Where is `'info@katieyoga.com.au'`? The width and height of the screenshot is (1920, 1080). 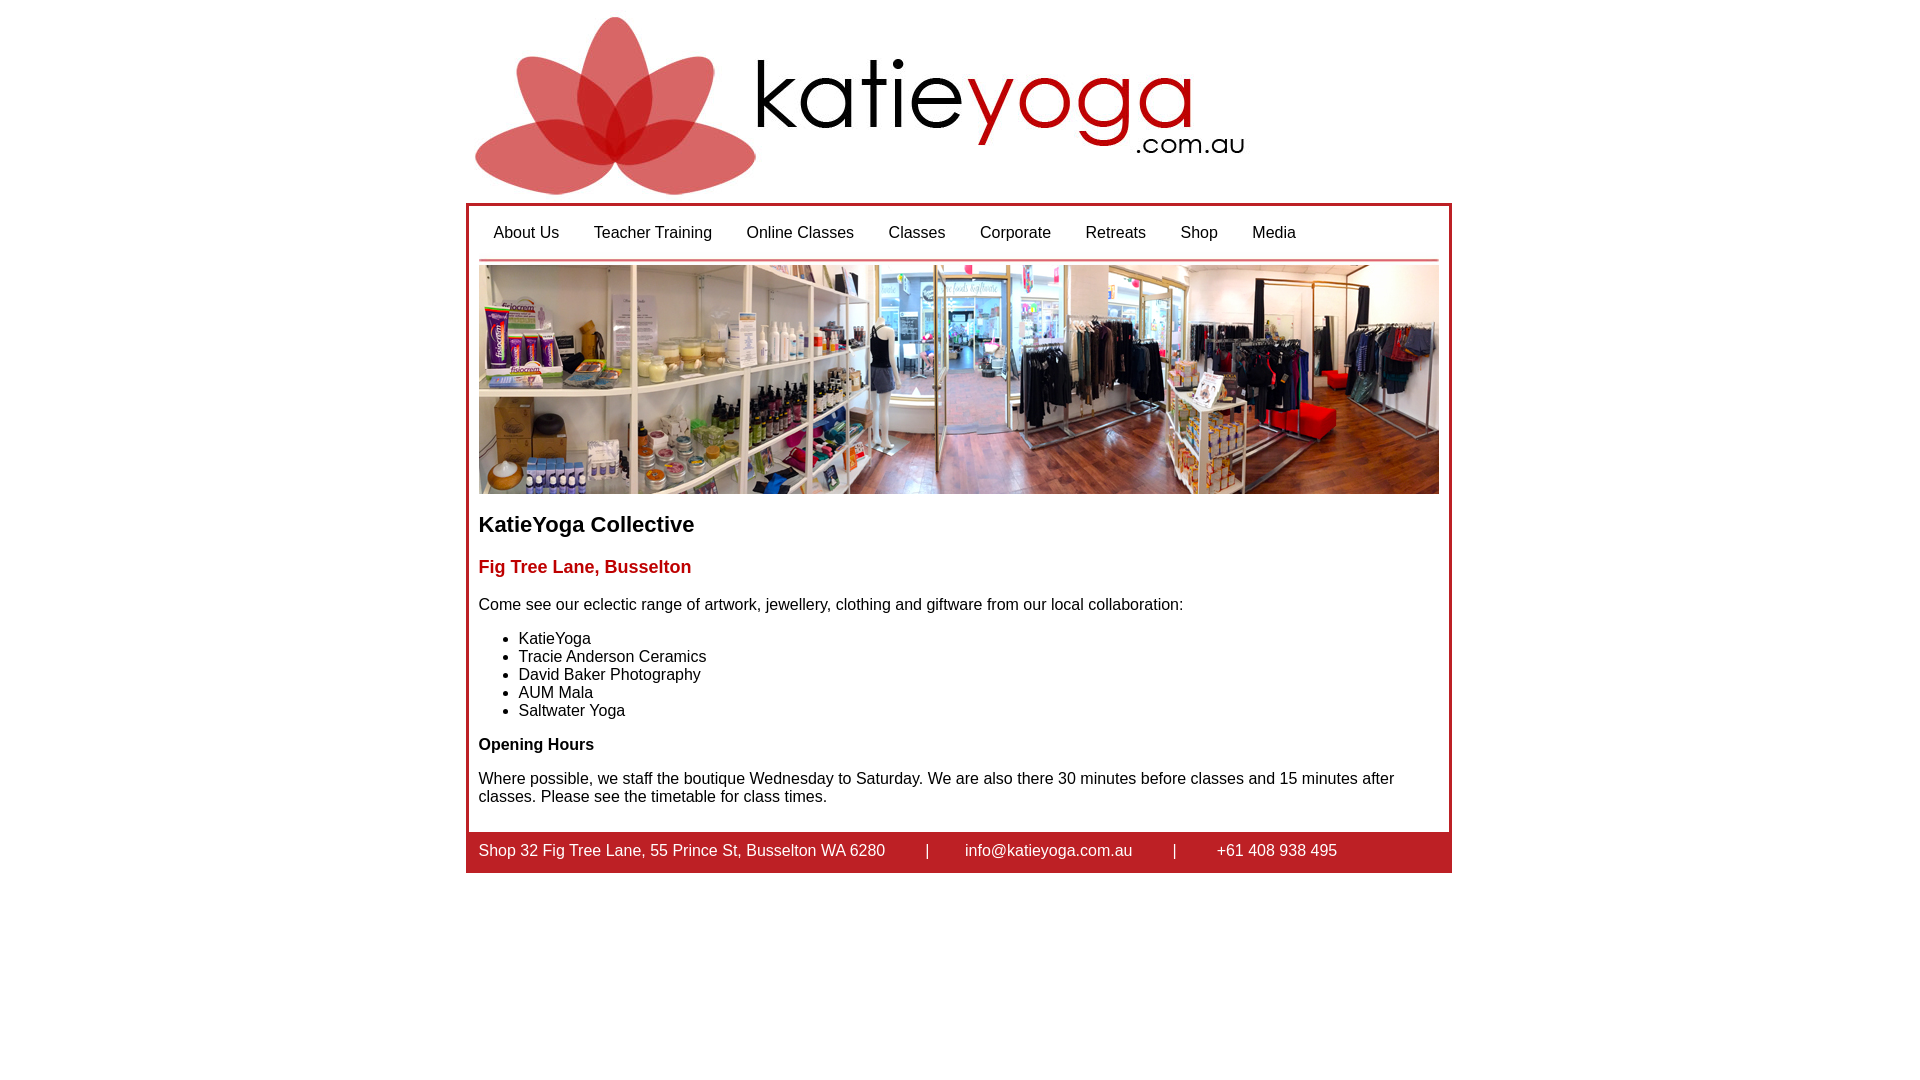 'info@katieyoga.com.au' is located at coordinates (964, 850).